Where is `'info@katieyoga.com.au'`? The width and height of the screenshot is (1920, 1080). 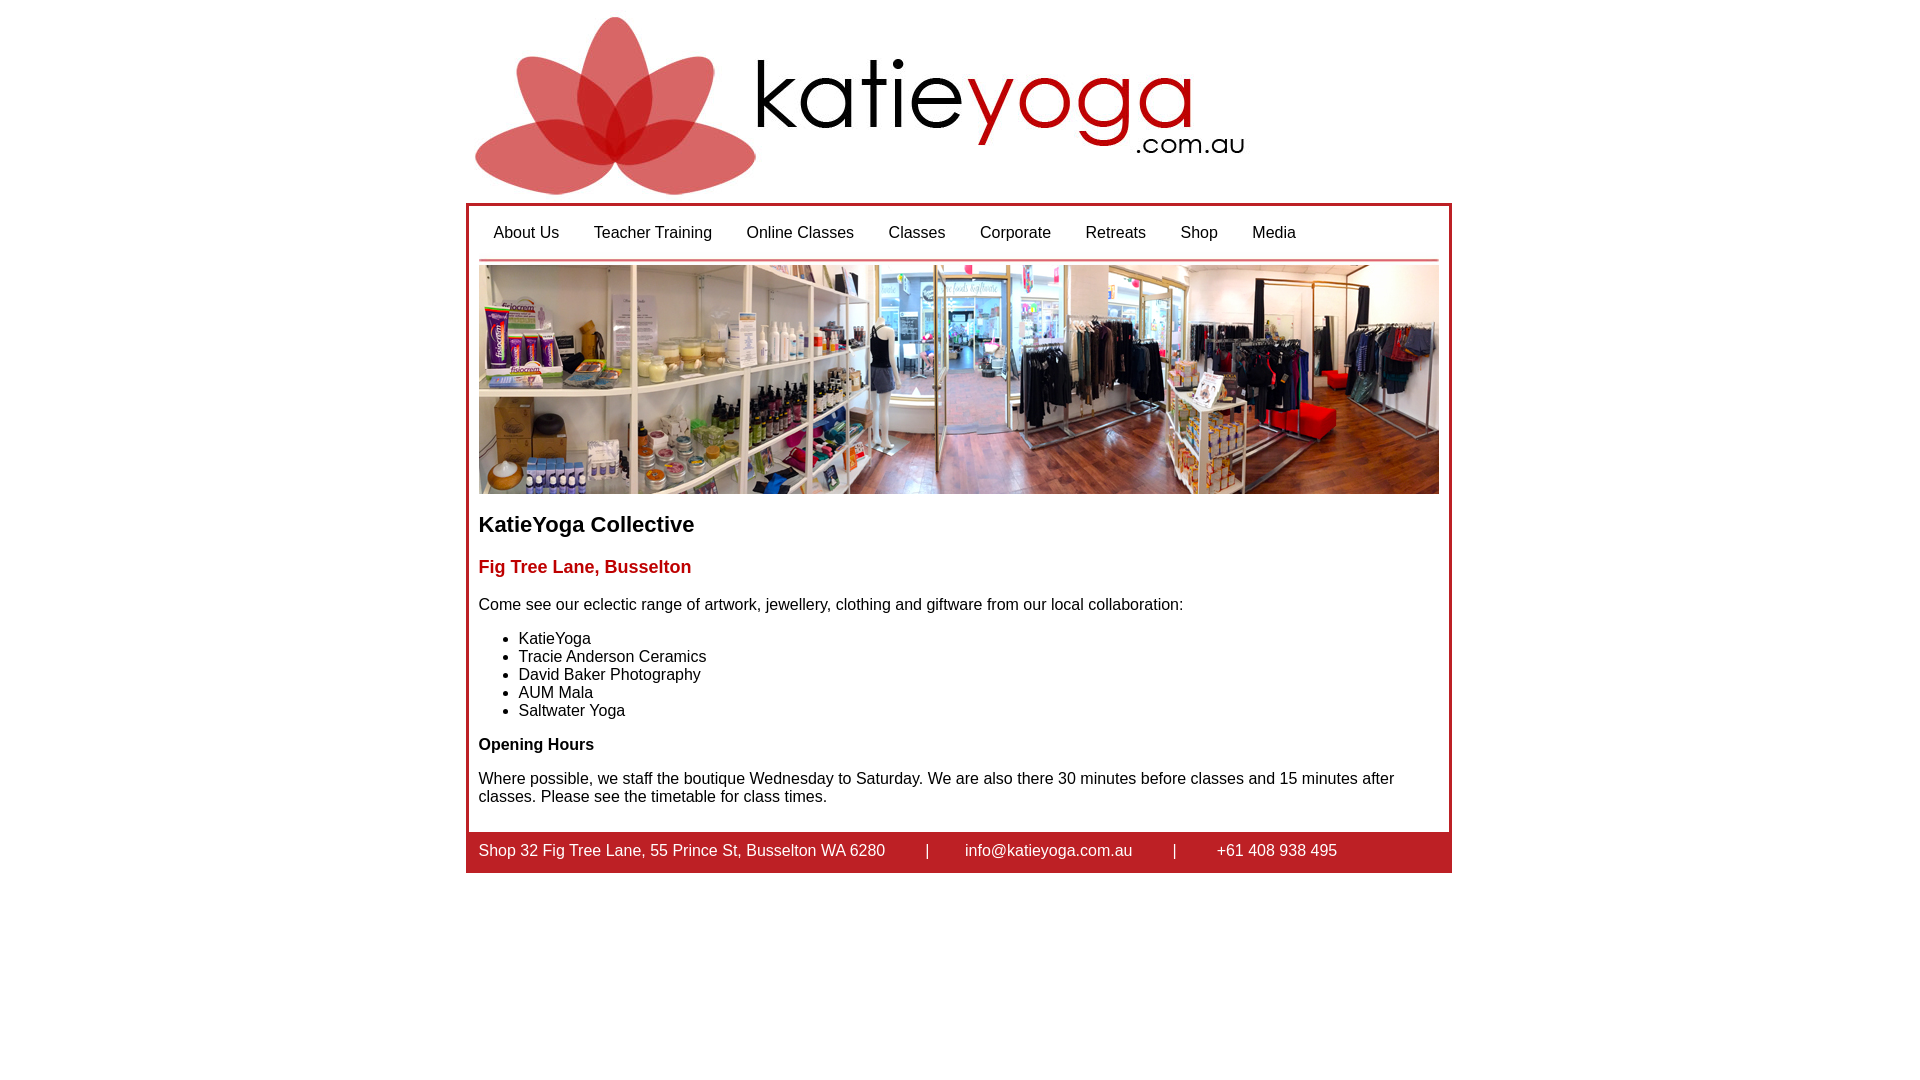 'info@katieyoga.com.au' is located at coordinates (964, 850).